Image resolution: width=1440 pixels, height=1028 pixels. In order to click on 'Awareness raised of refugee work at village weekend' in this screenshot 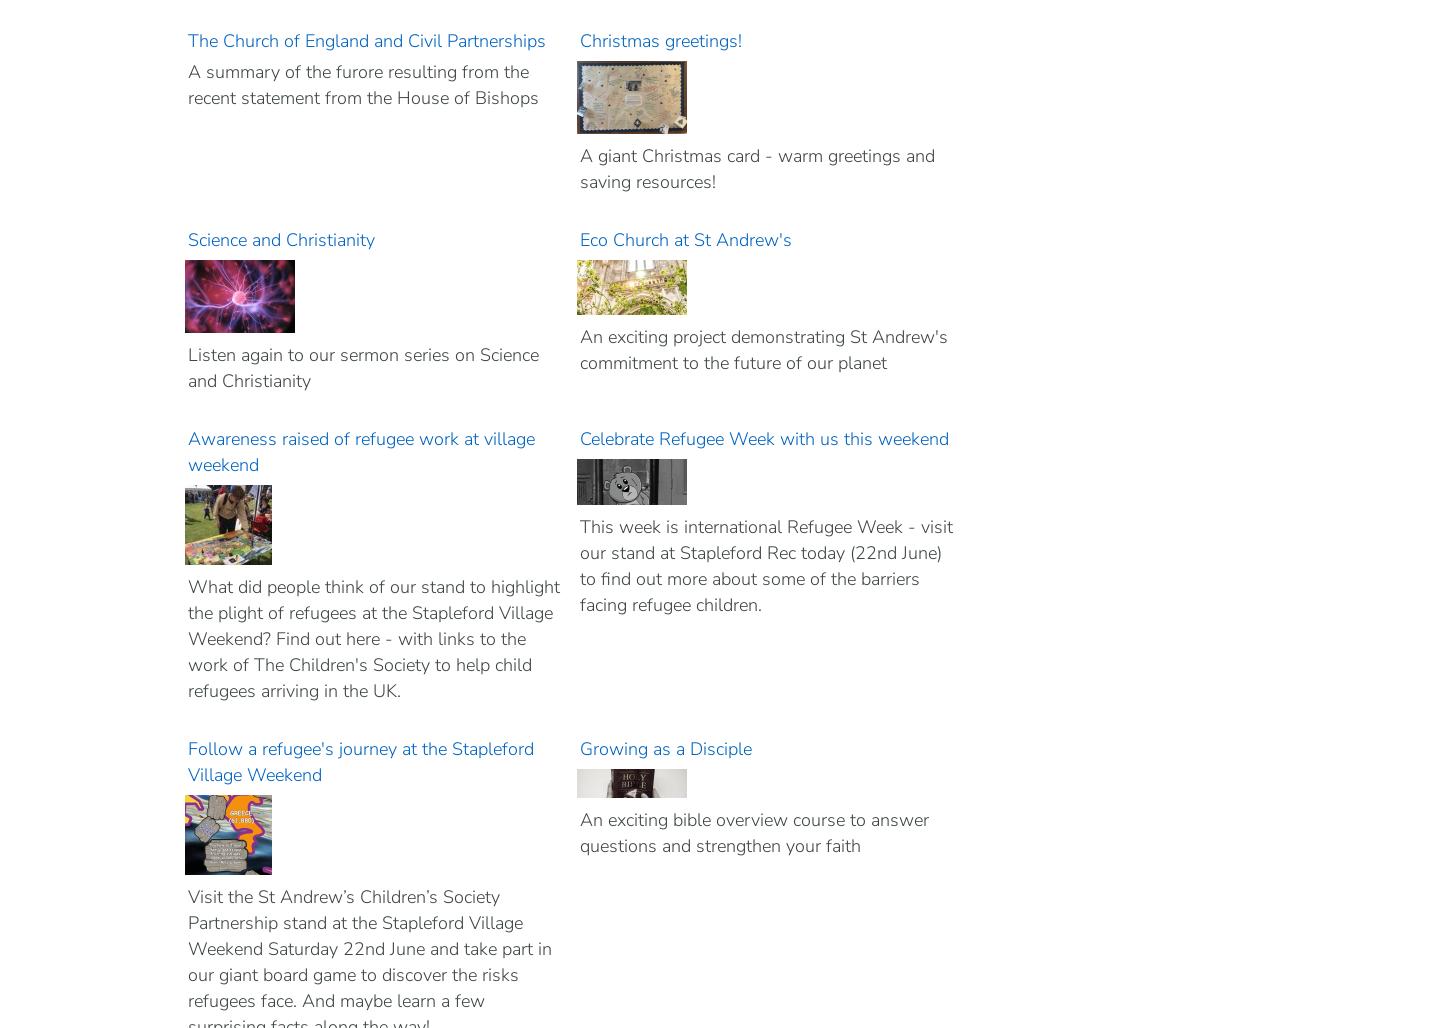, I will do `click(360, 451)`.